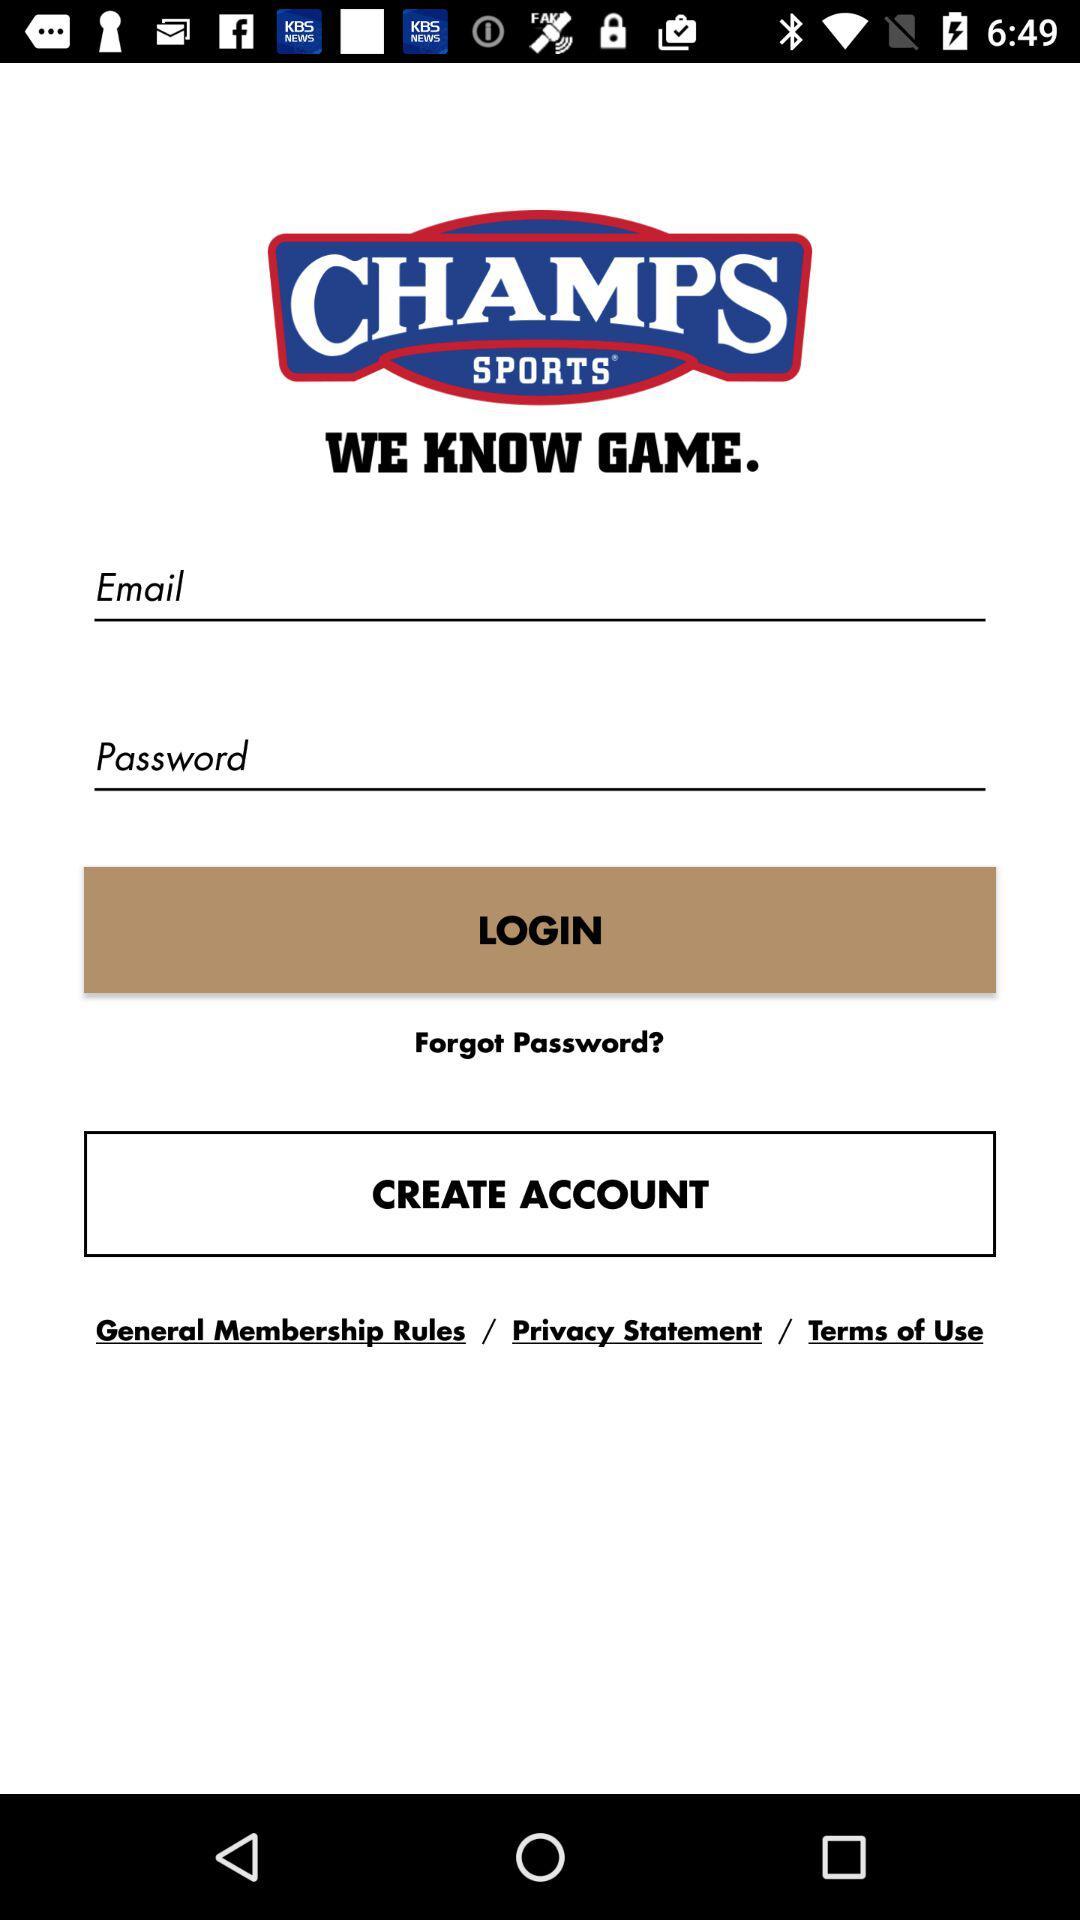 This screenshot has width=1080, height=1920. I want to click on login button, so click(540, 929).